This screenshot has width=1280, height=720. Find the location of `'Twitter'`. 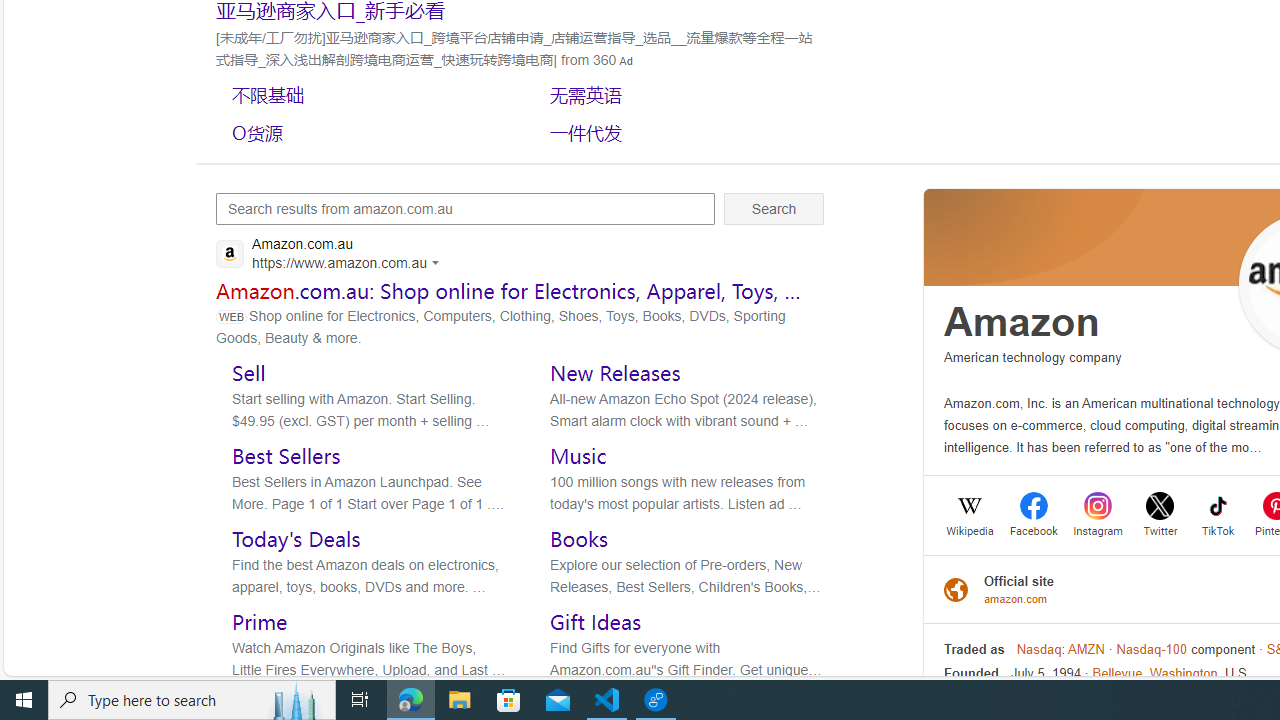

'Twitter' is located at coordinates (1160, 528).